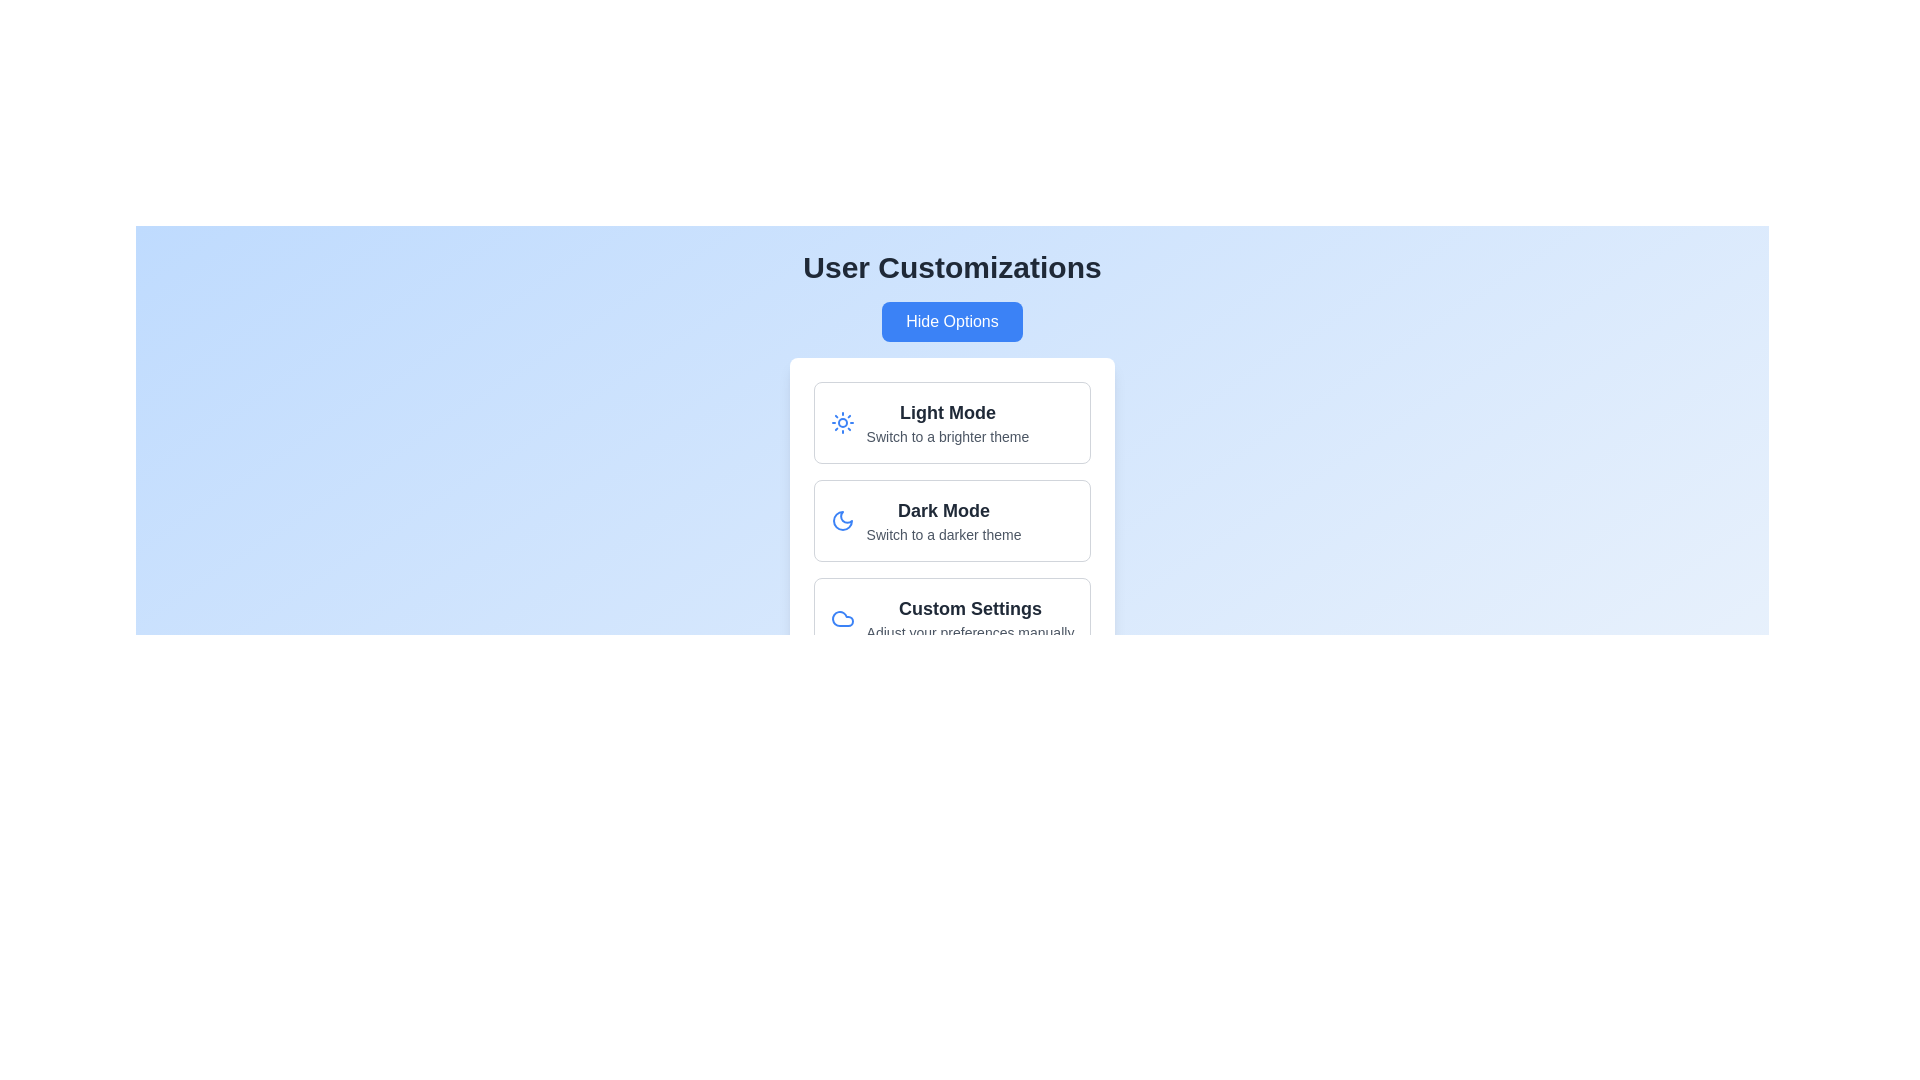  Describe the element at coordinates (951, 519) in the screenshot. I see `the center of the 'Dark Mode' card to select it` at that location.